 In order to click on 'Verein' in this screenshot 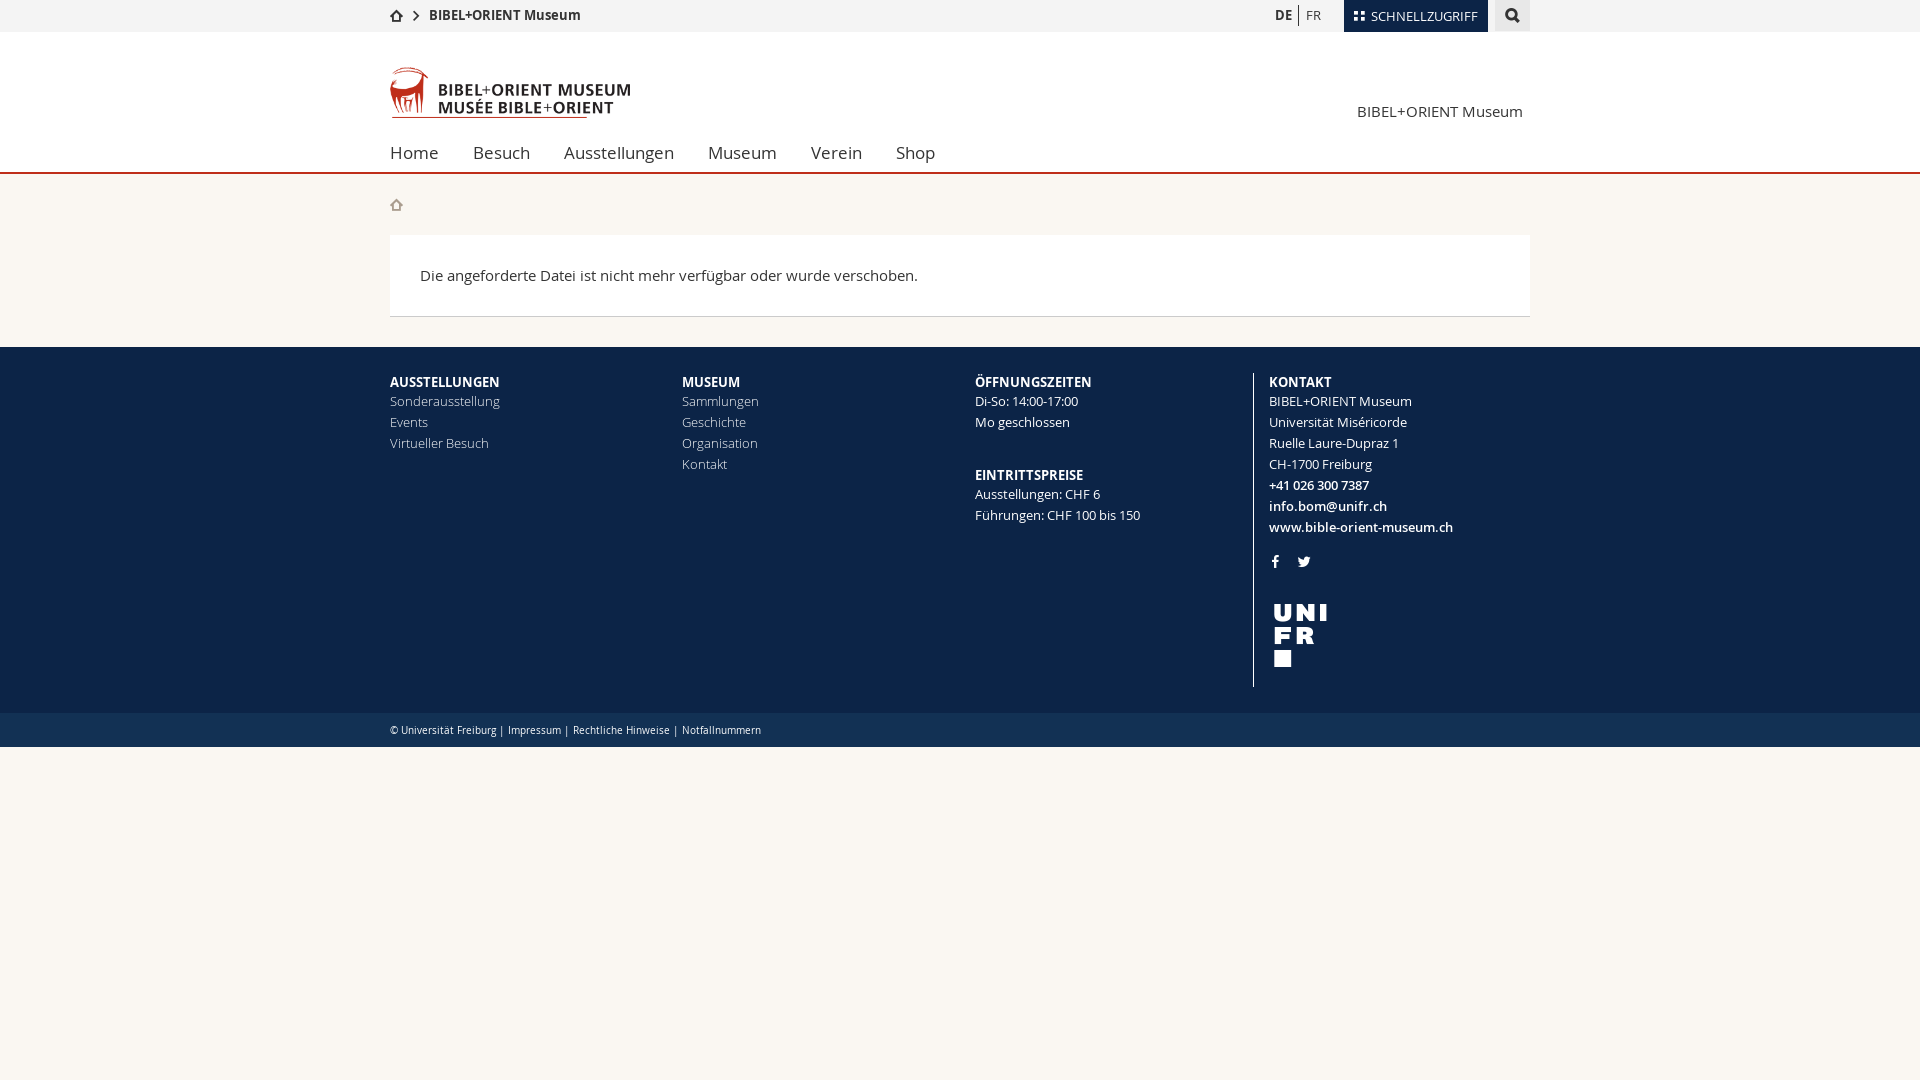, I will do `click(836, 152)`.